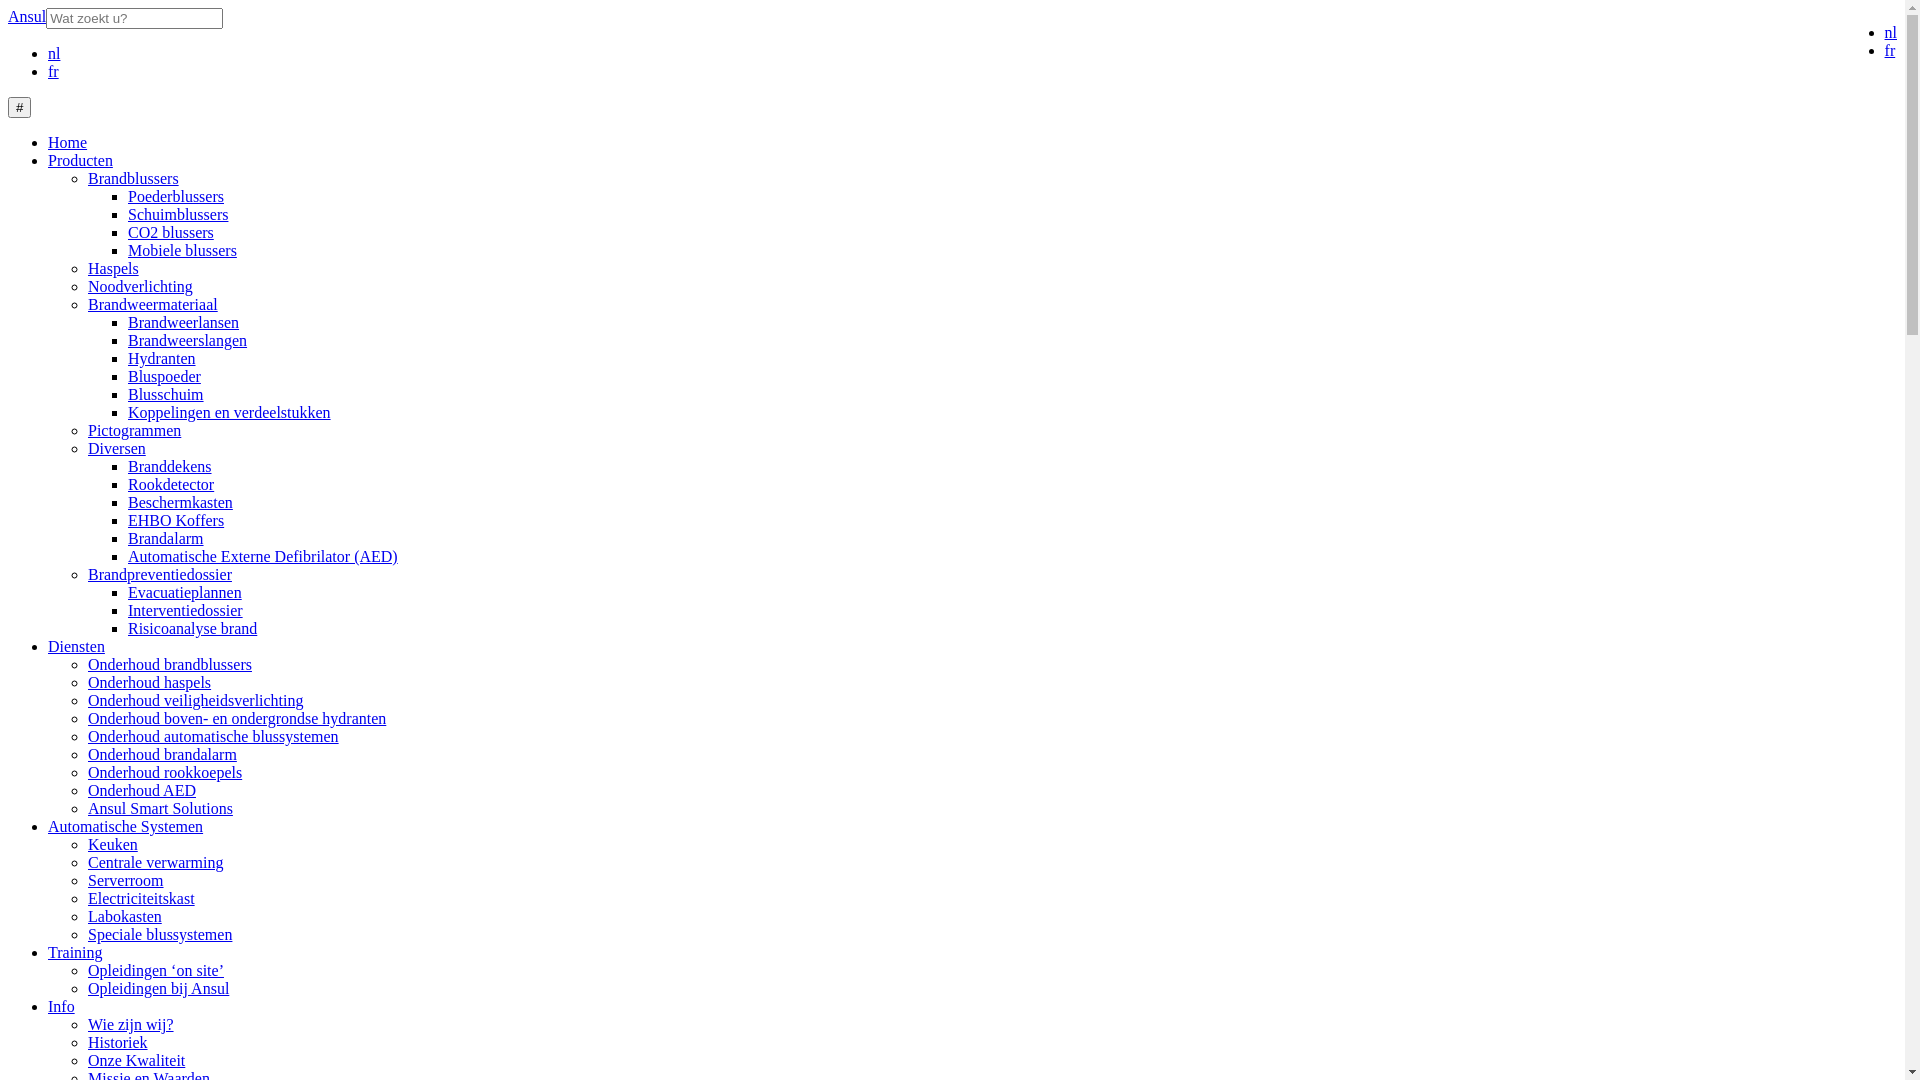 The width and height of the screenshot is (1920, 1080). I want to click on 'nl', so click(48, 52).